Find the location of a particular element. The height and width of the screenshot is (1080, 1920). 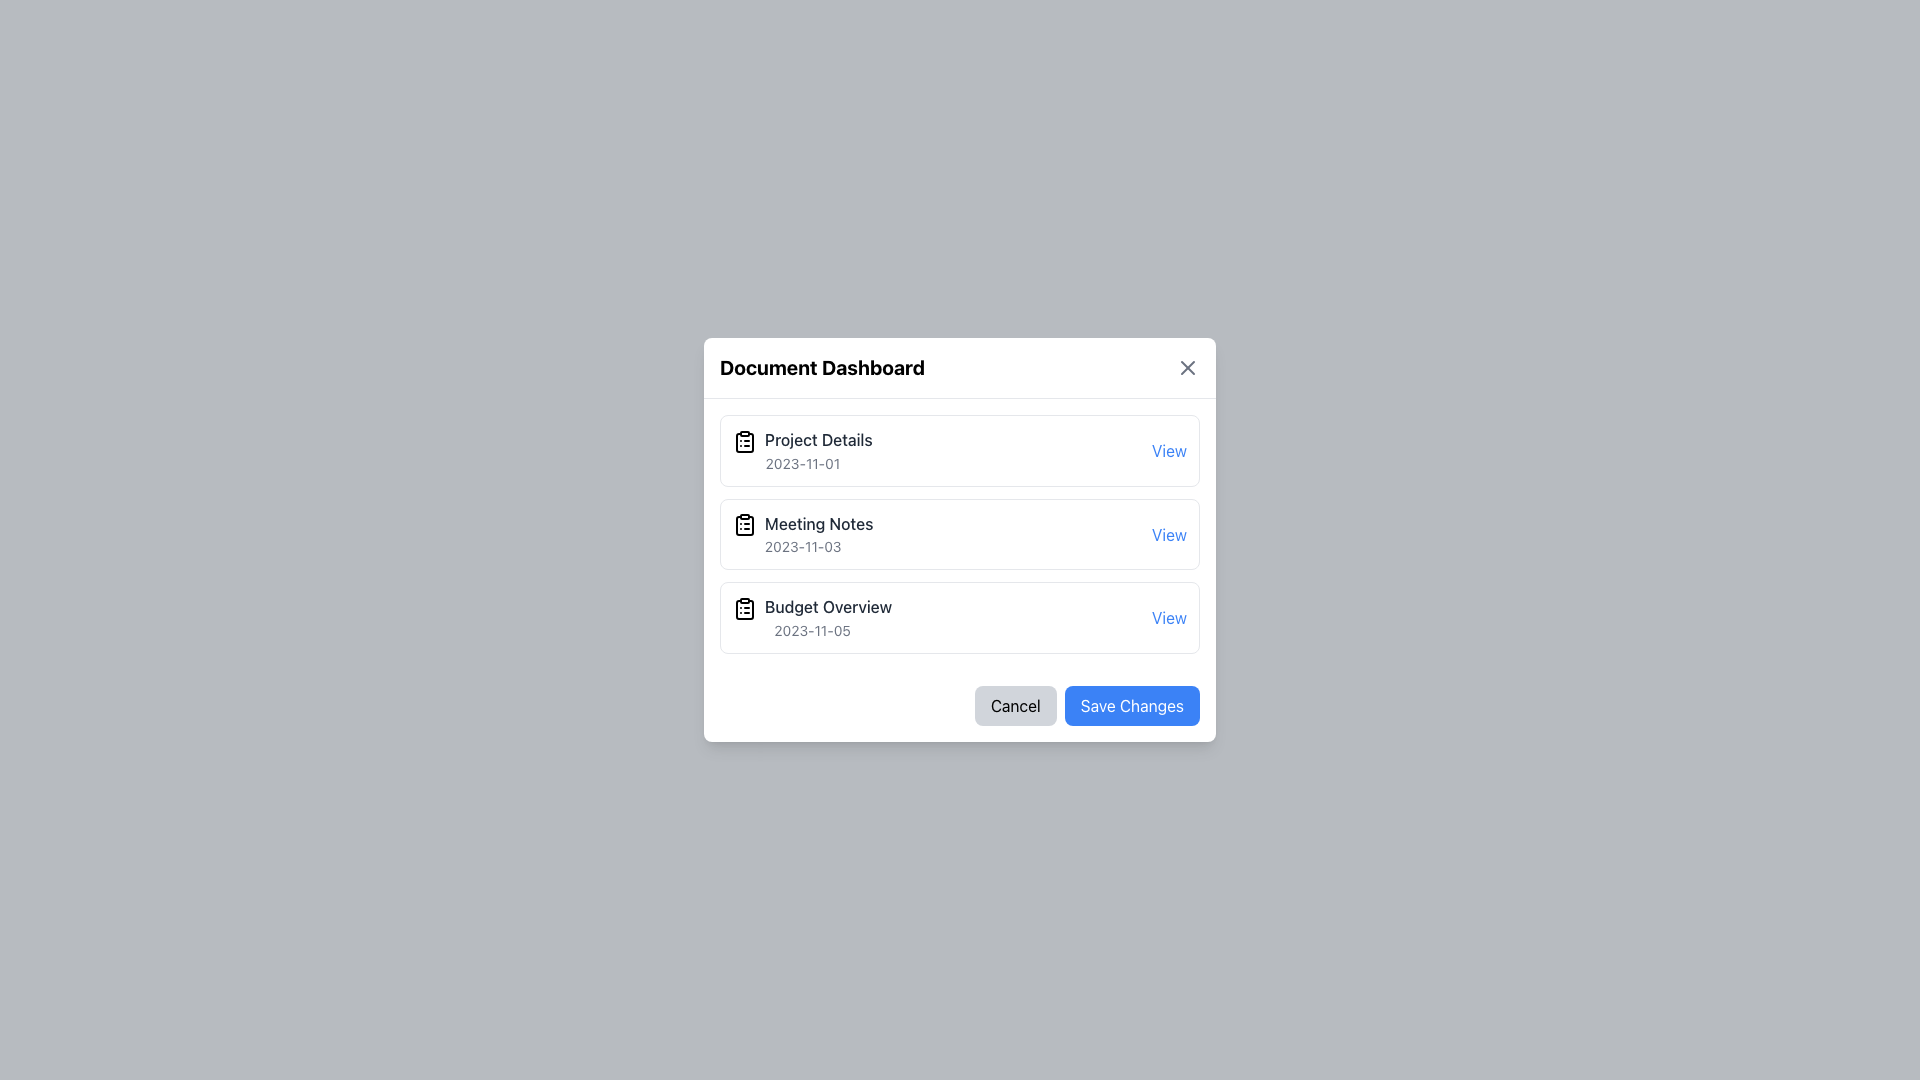

the icon representing the document labeled 'Meeting Notes', which is the leftmost component in its row, enhancing recognition of this item is located at coordinates (743, 523).